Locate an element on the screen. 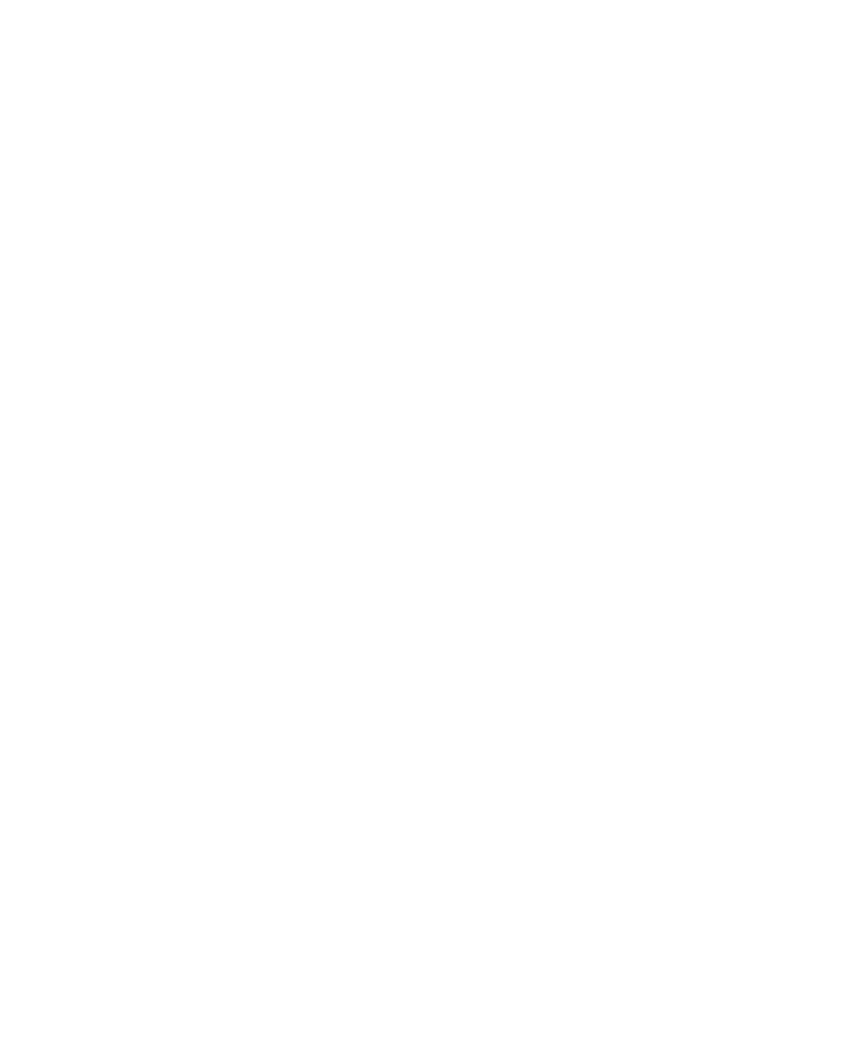 This screenshot has width=850, height=1039. 'Week Ahead:  Have the Markets Turned?' is located at coordinates (316, 598).